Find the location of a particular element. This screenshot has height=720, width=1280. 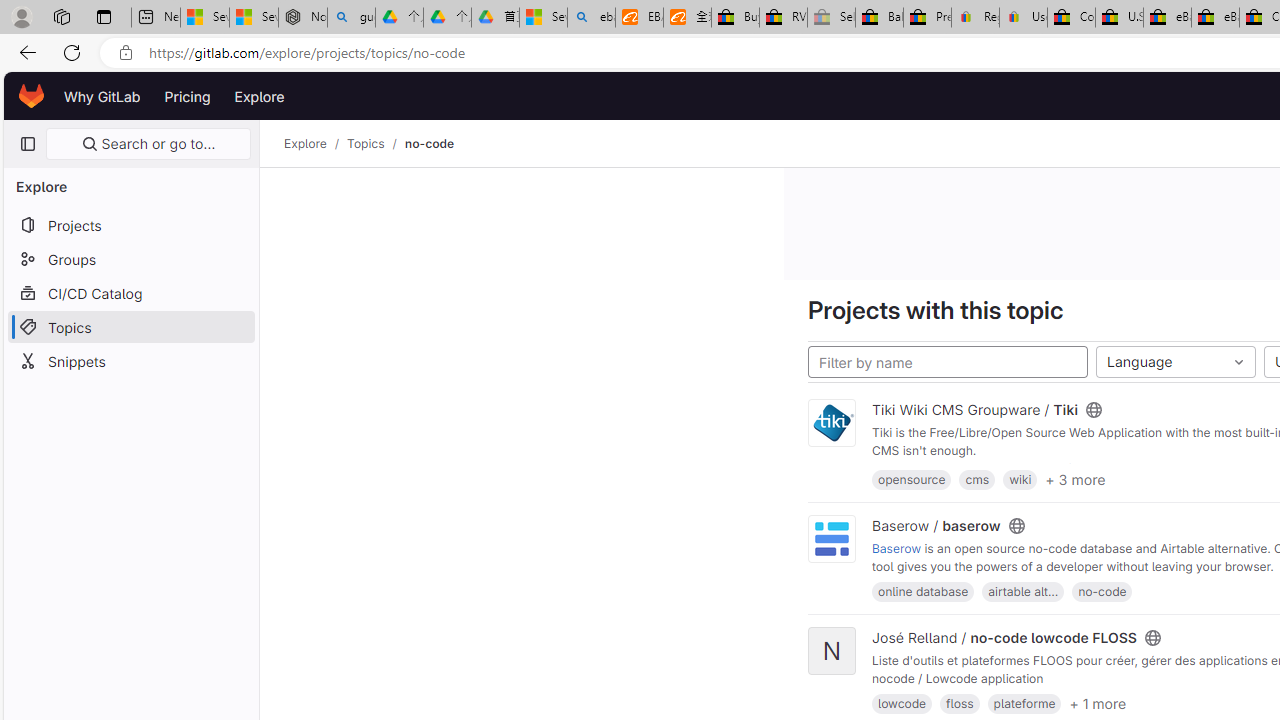

'Why GitLab' is located at coordinates (101, 96).